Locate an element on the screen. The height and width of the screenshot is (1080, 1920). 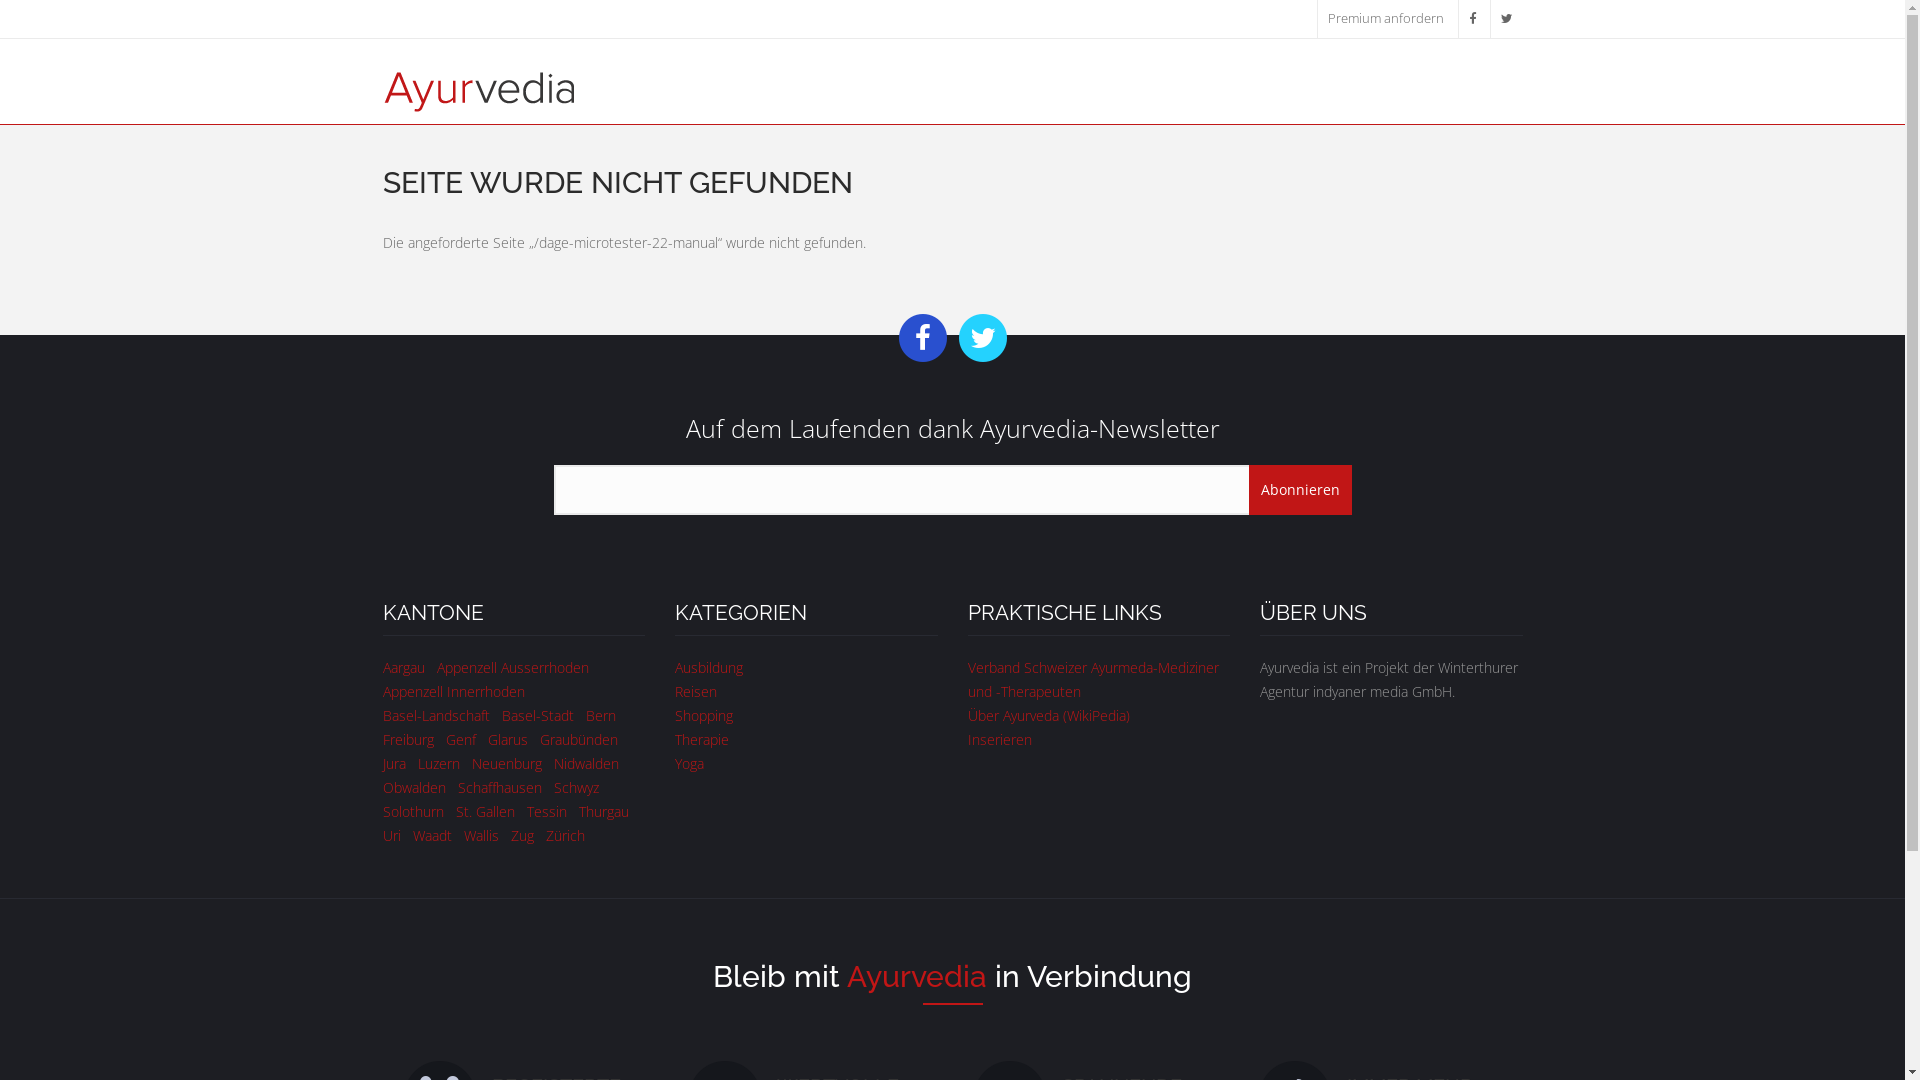
'Waadt' is located at coordinates (430, 835).